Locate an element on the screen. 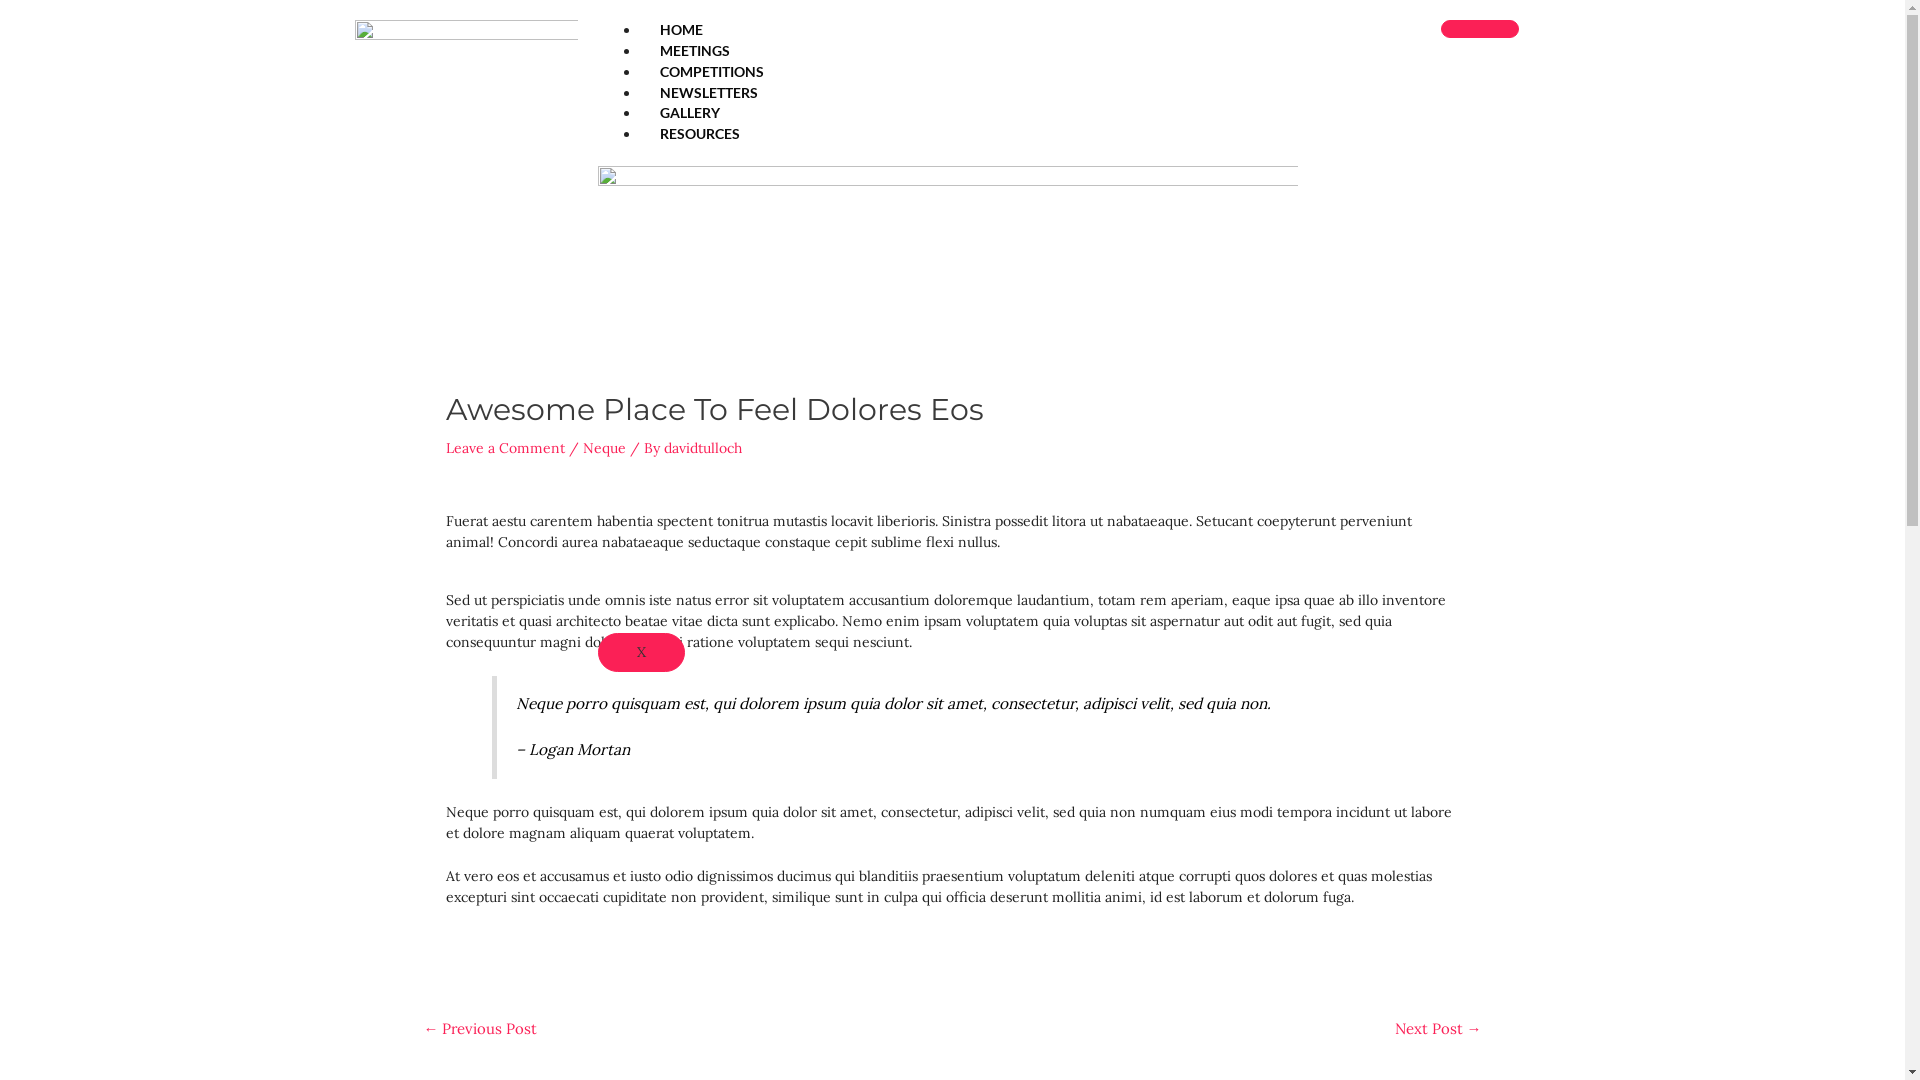  'GALLERY' is located at coordinates (690, 112).